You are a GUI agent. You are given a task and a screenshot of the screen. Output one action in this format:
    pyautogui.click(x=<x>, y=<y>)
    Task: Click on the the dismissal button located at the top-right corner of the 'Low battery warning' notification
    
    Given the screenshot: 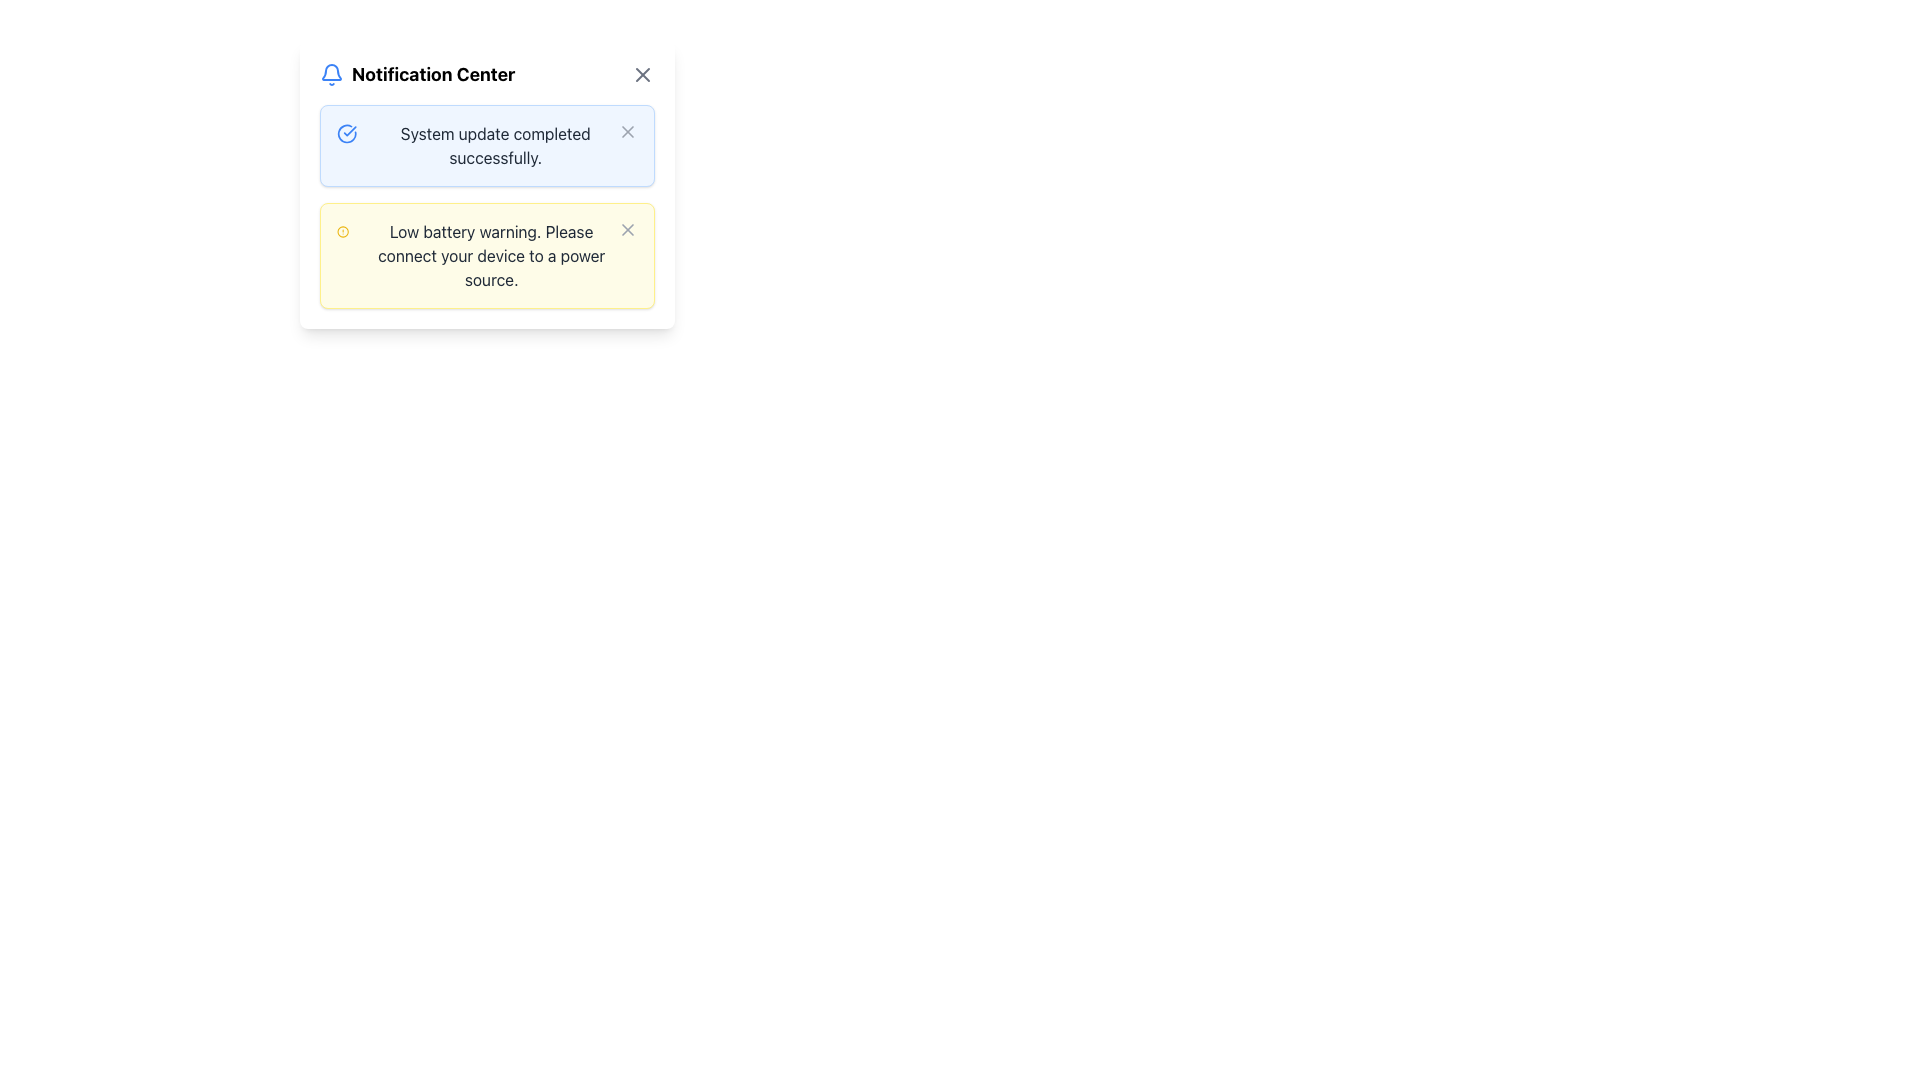 What is the action you would take?
    pyautogui.click(x=627, y=229)
    